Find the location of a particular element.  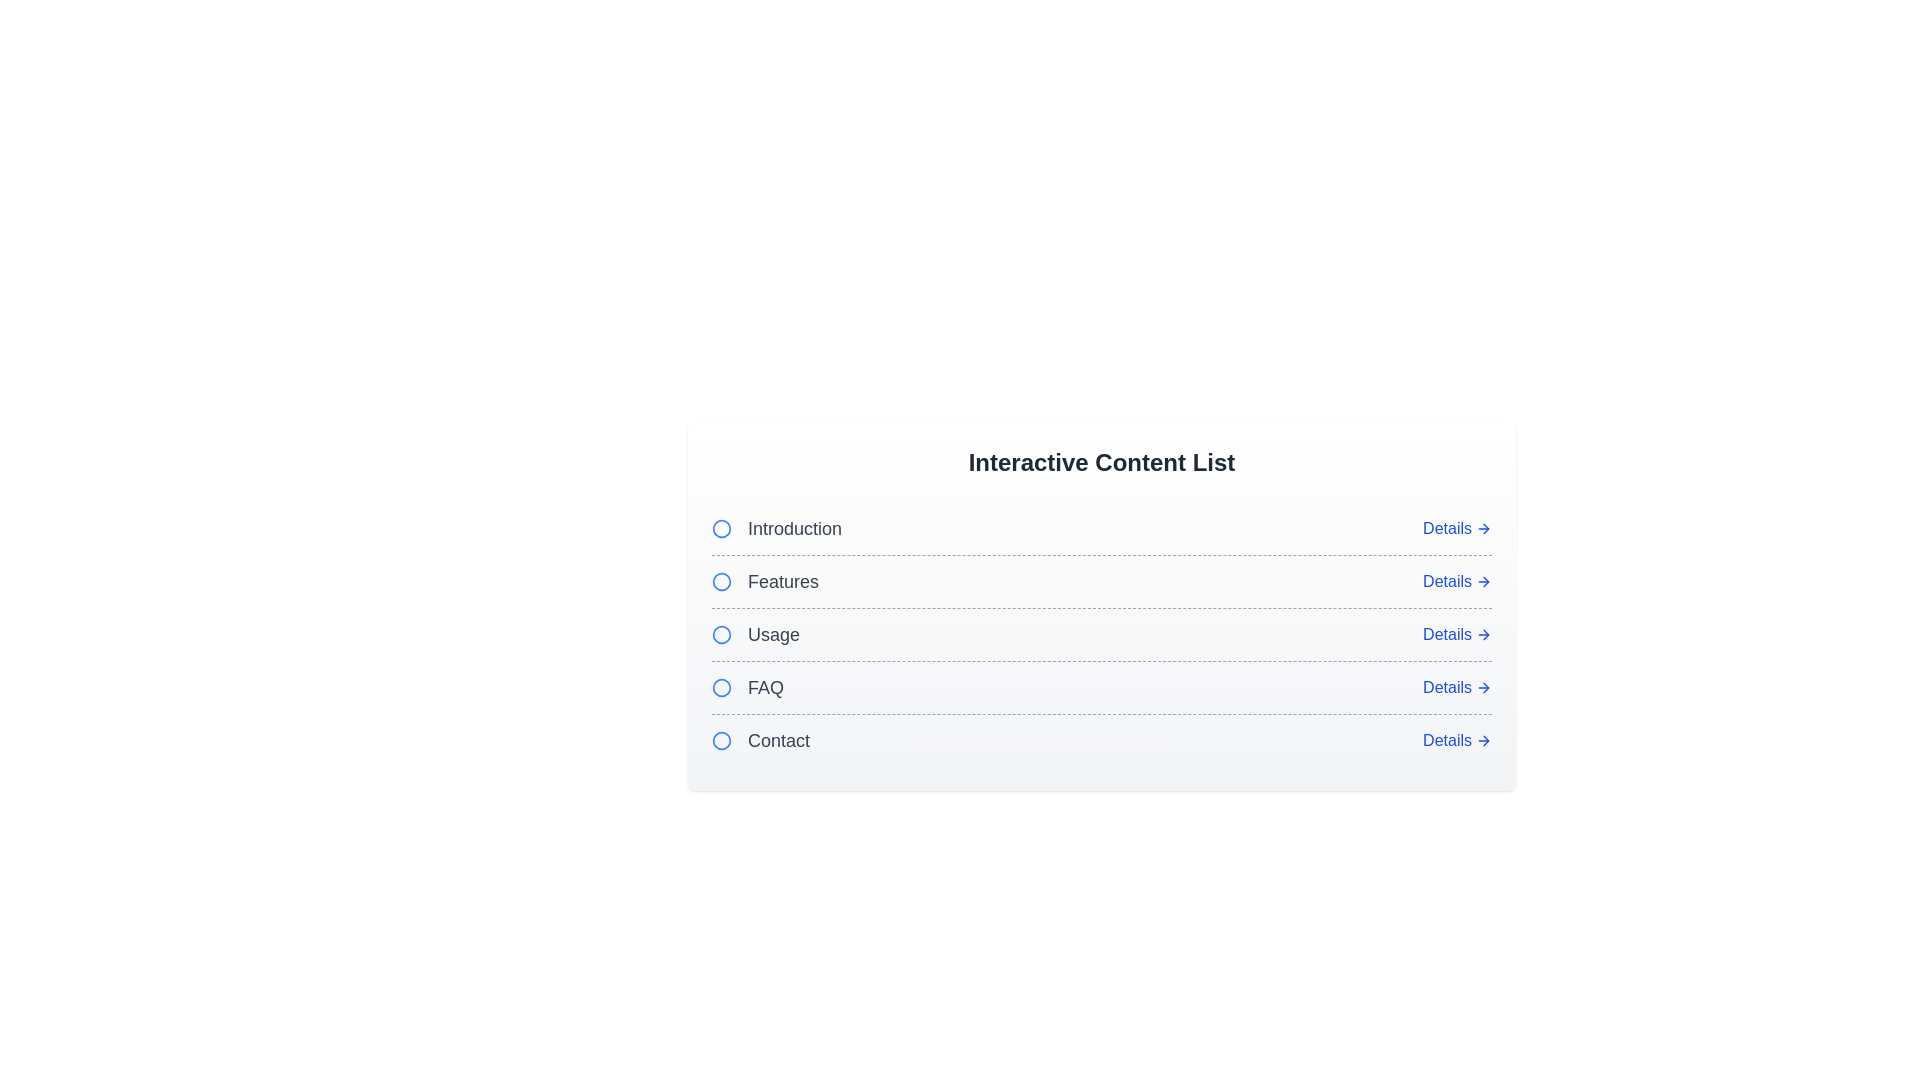

the list item containing the 'FAQ' text label, which is the fourth entry in the 'Interactive Content List' section is located at coordinates (765, 686).